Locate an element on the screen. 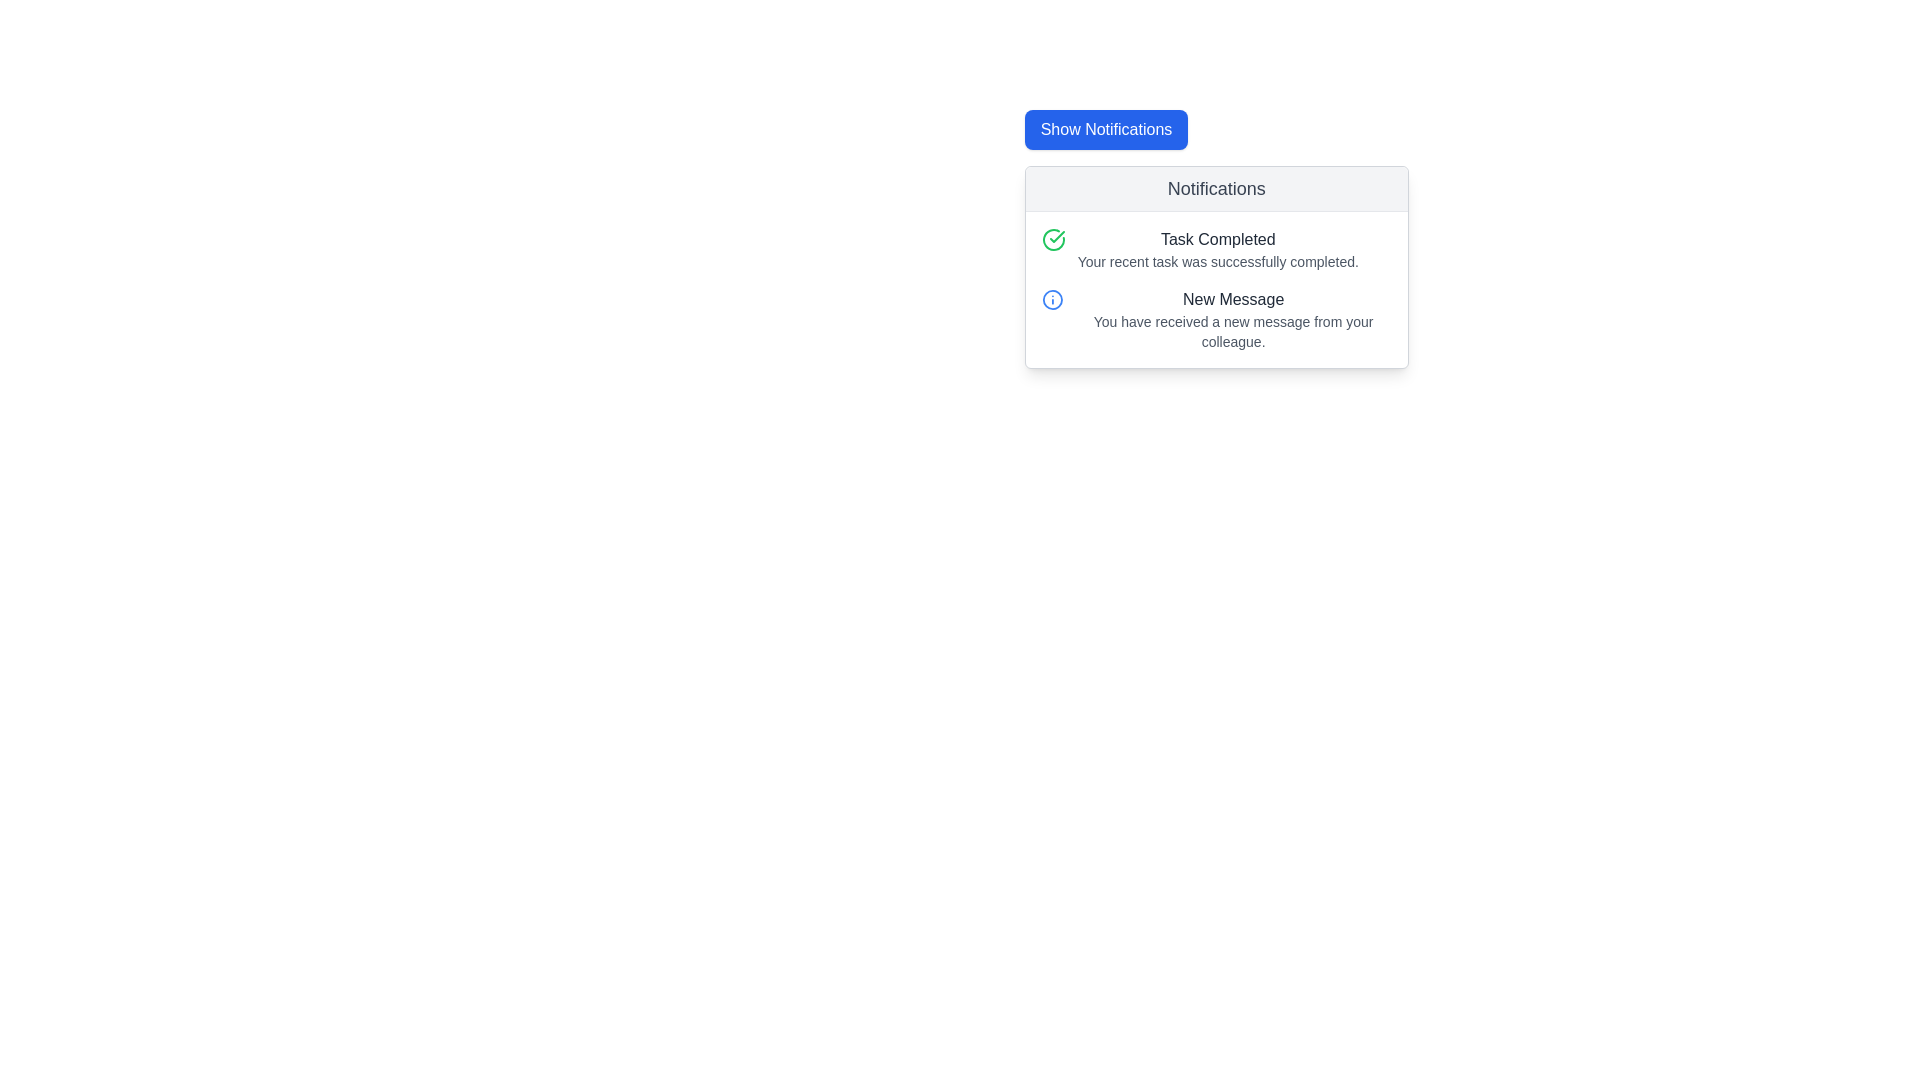 This screenshot has width=1920, height=1080. the Text Display element that provides information about the 'New Message' notification to read the message details is located at coordinates (1232, 330).